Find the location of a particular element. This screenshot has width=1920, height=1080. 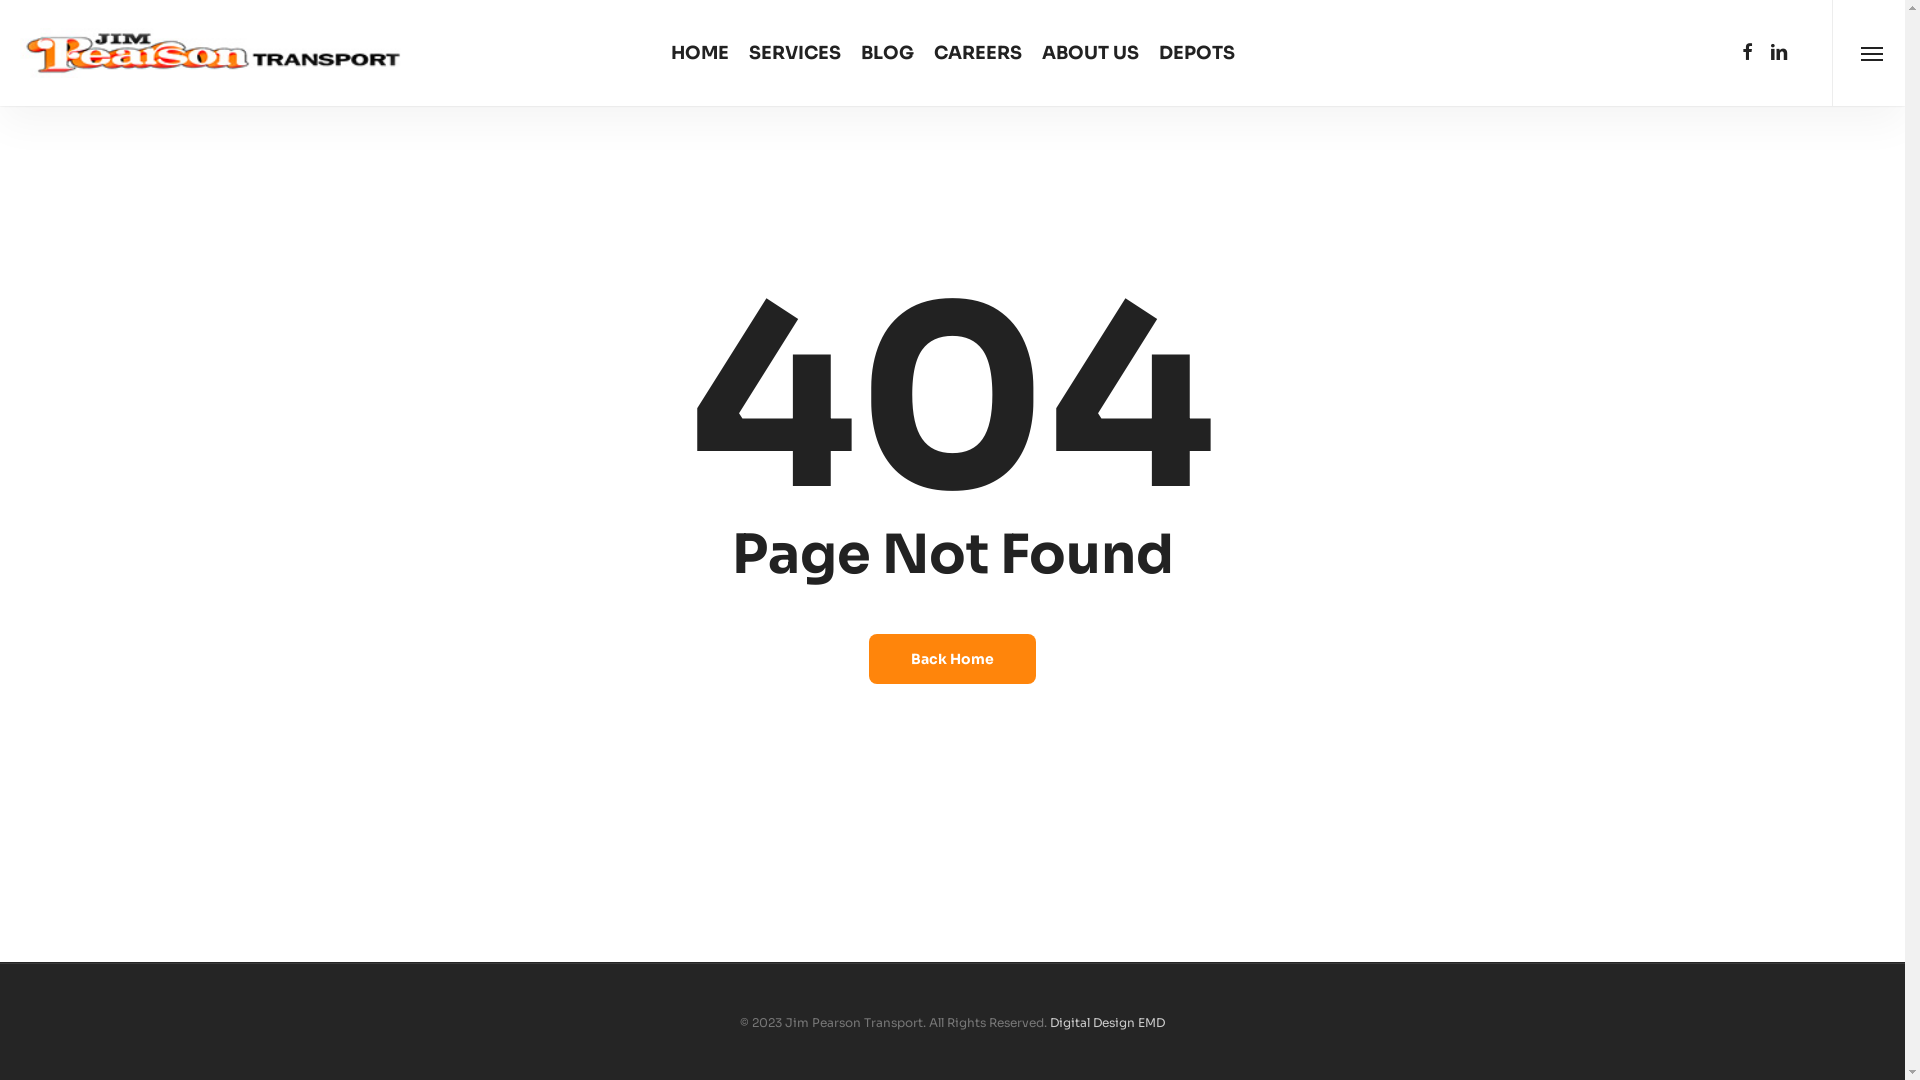

'ABOUT US' is located at coordinates (1089, 52).